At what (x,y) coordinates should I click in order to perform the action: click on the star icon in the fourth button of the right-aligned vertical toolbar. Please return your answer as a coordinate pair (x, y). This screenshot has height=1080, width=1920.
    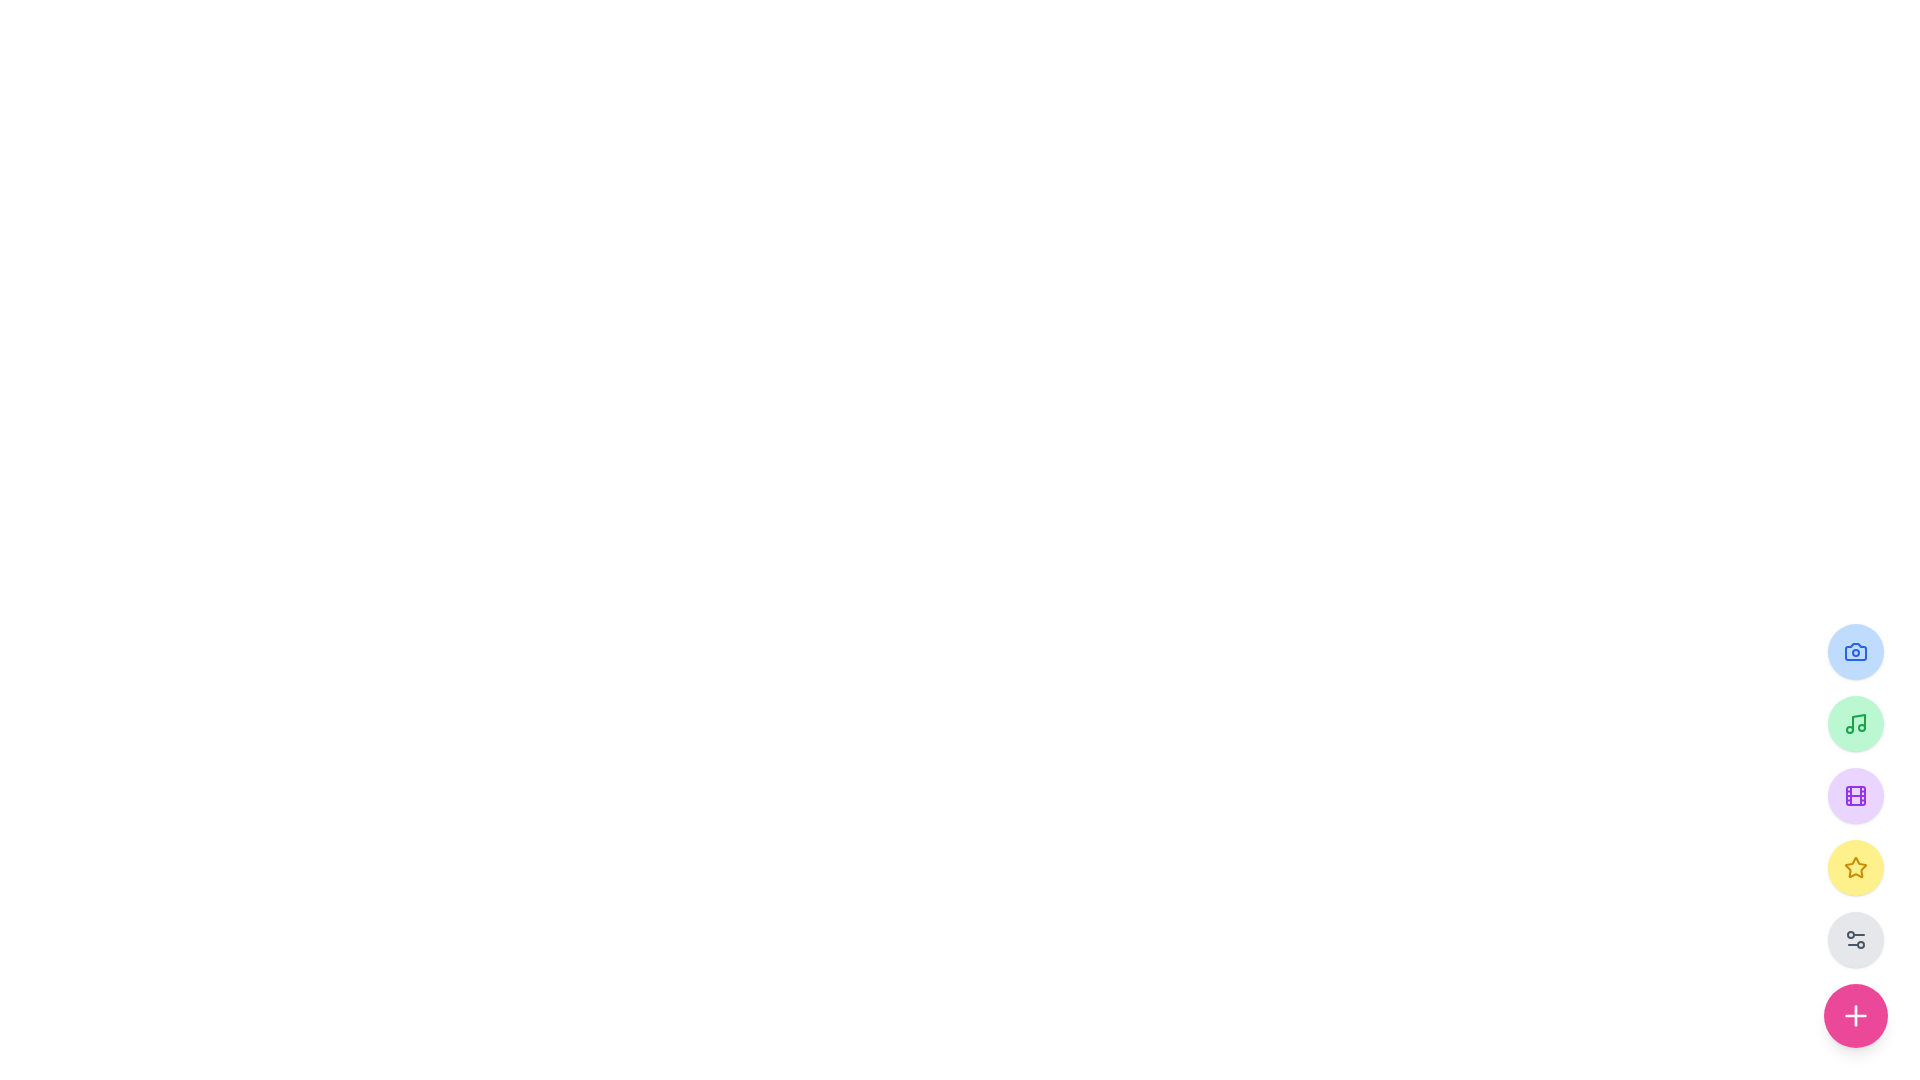
    Looking at the image, I should click on (1855, 866).